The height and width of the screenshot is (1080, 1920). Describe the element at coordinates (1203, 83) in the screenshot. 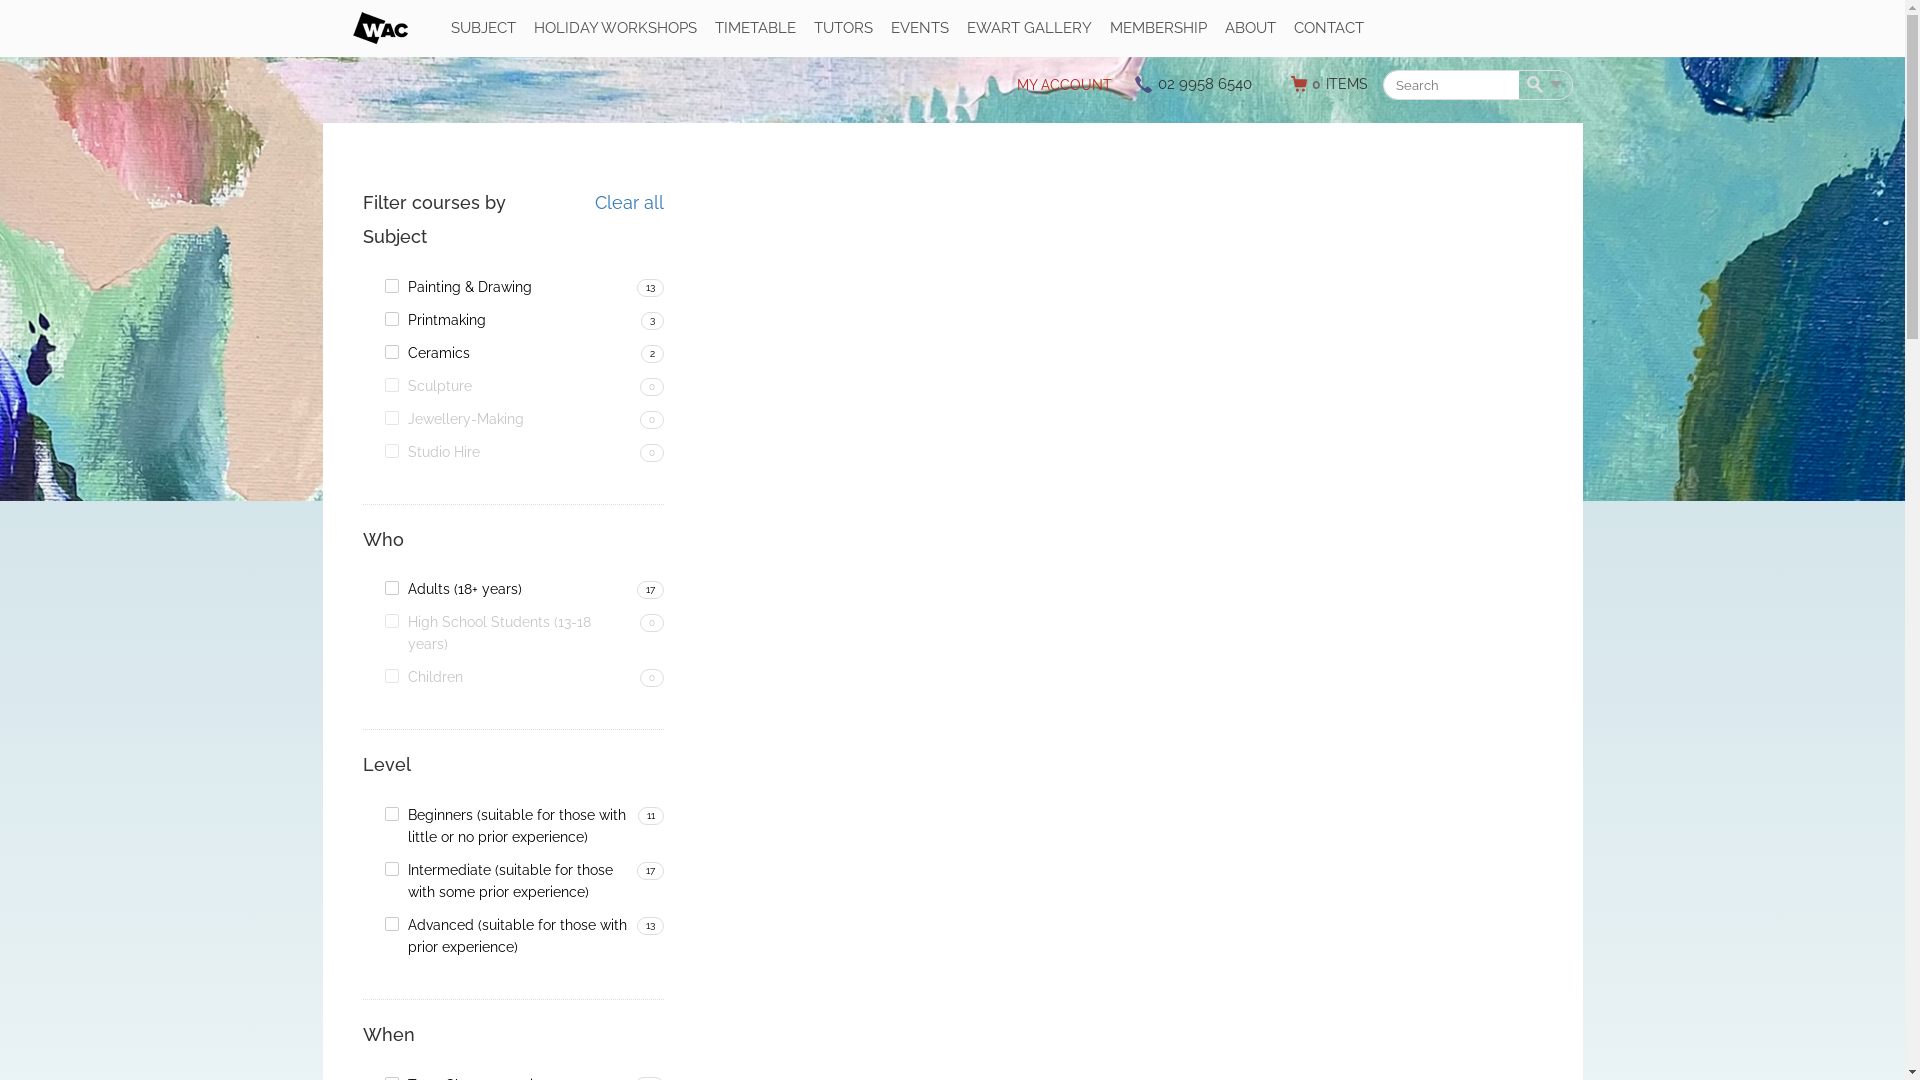

I see `'02 9958 6540'` at that location.